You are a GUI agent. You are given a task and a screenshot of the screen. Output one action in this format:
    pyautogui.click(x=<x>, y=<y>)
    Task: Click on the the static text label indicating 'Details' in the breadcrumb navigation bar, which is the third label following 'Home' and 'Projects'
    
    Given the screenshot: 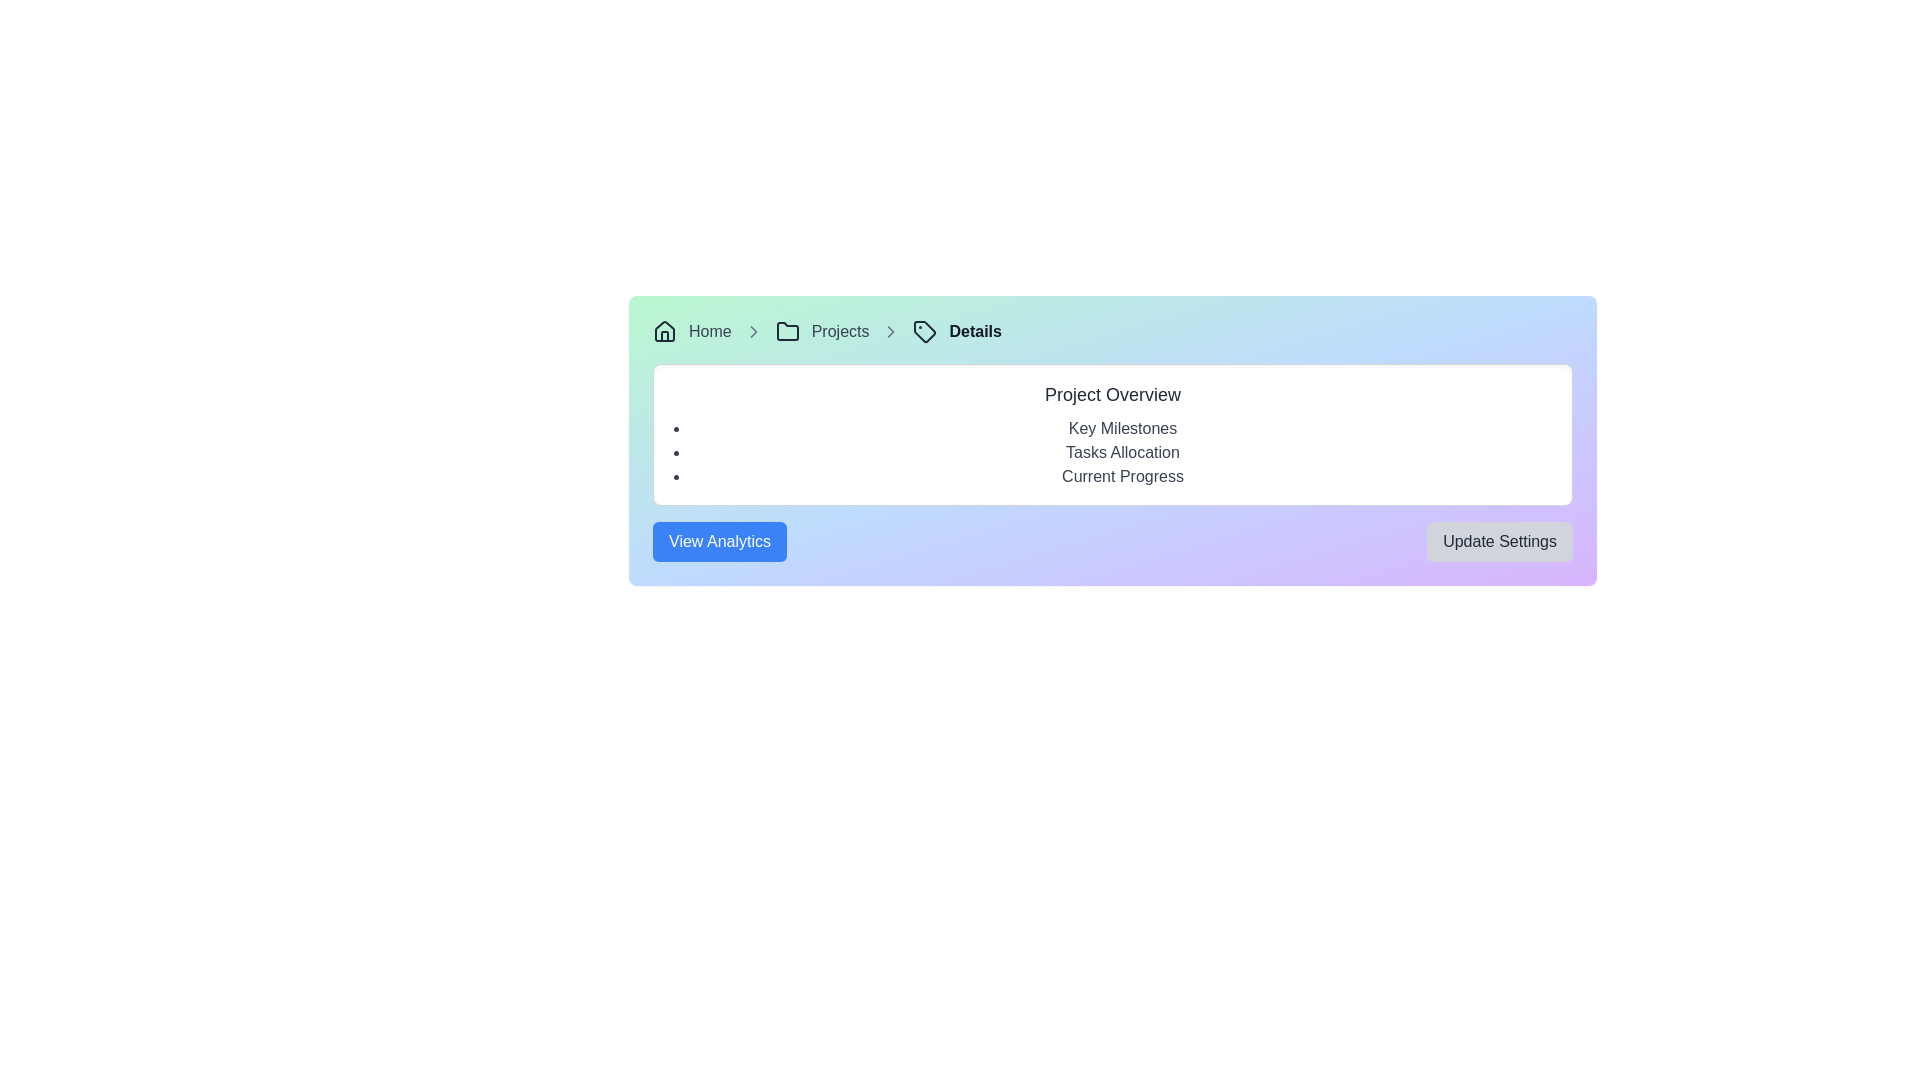 What is the action you would take?
    pyautogui.click(x=975, y=330)
    